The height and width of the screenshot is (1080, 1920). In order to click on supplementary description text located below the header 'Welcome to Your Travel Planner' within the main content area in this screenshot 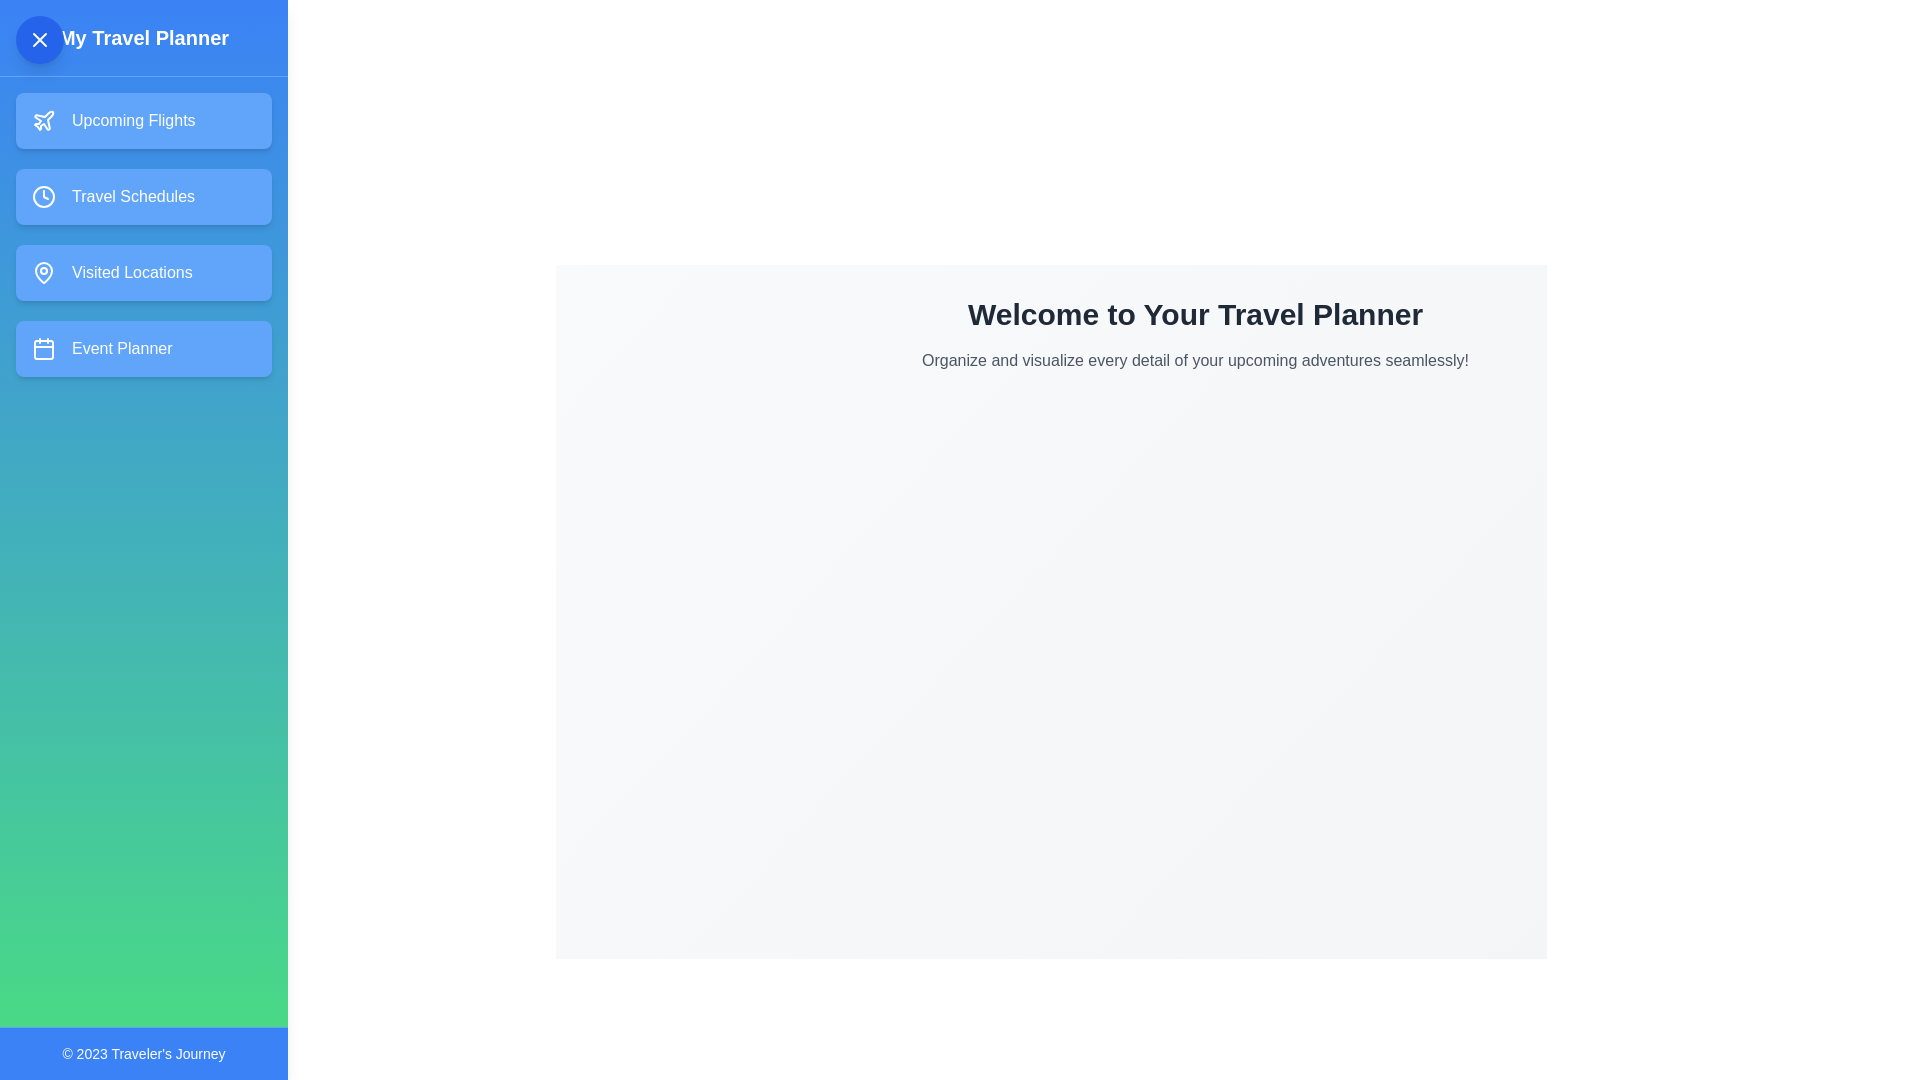, I will do `click(1195, 361)`.